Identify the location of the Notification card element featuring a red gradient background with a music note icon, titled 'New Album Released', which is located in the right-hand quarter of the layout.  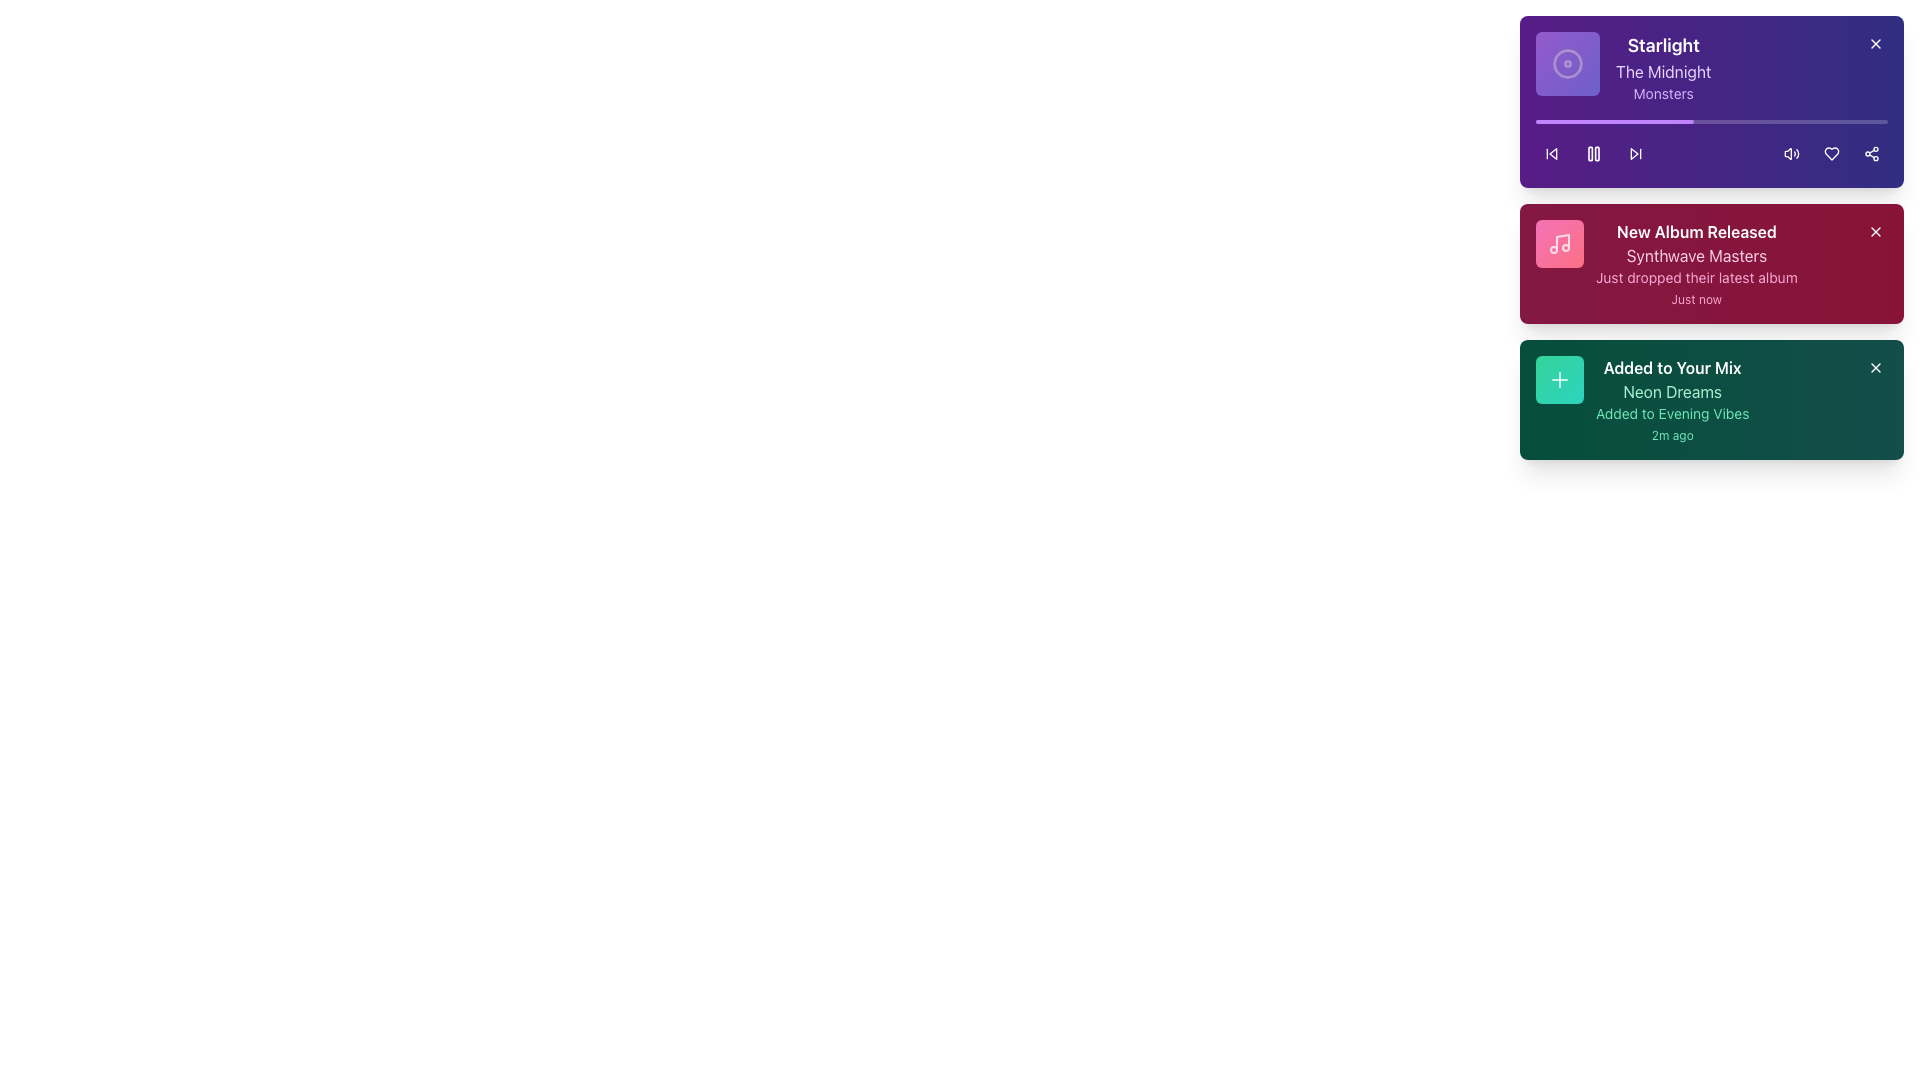
(1711, 262).